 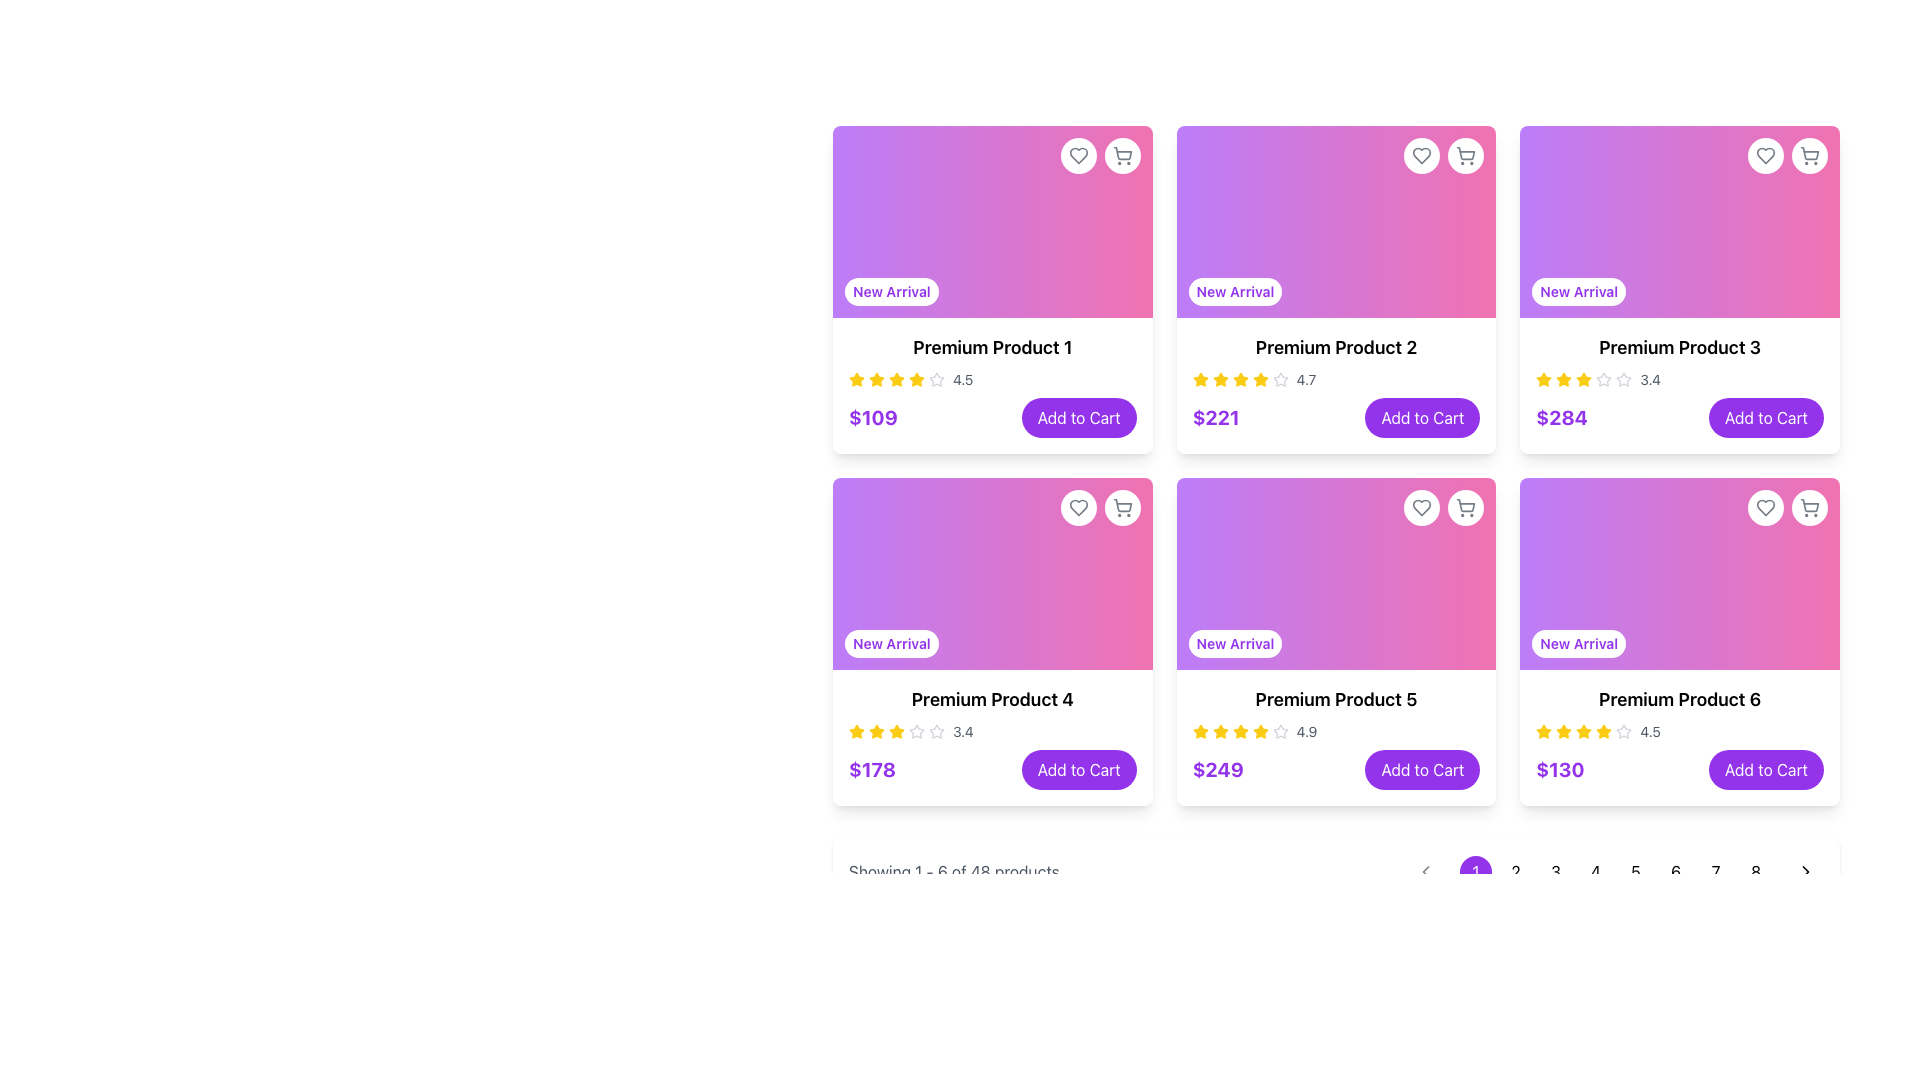 What do you see at coordinates (872, 769) in the screenshot?
I see `price value displayed in the bold purple text label showing '$178', located below the star ratings for 'Premium Product 4'` at bounding box center [872, 769].